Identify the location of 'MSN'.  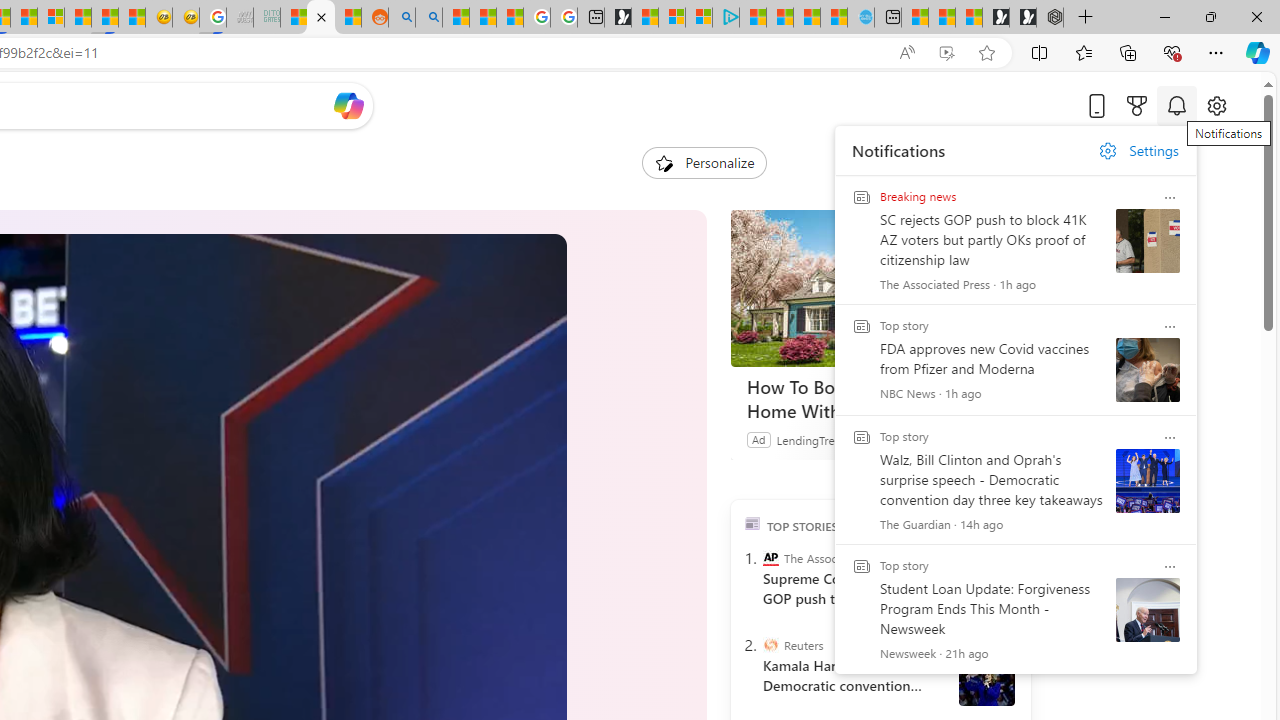
(103, 17).